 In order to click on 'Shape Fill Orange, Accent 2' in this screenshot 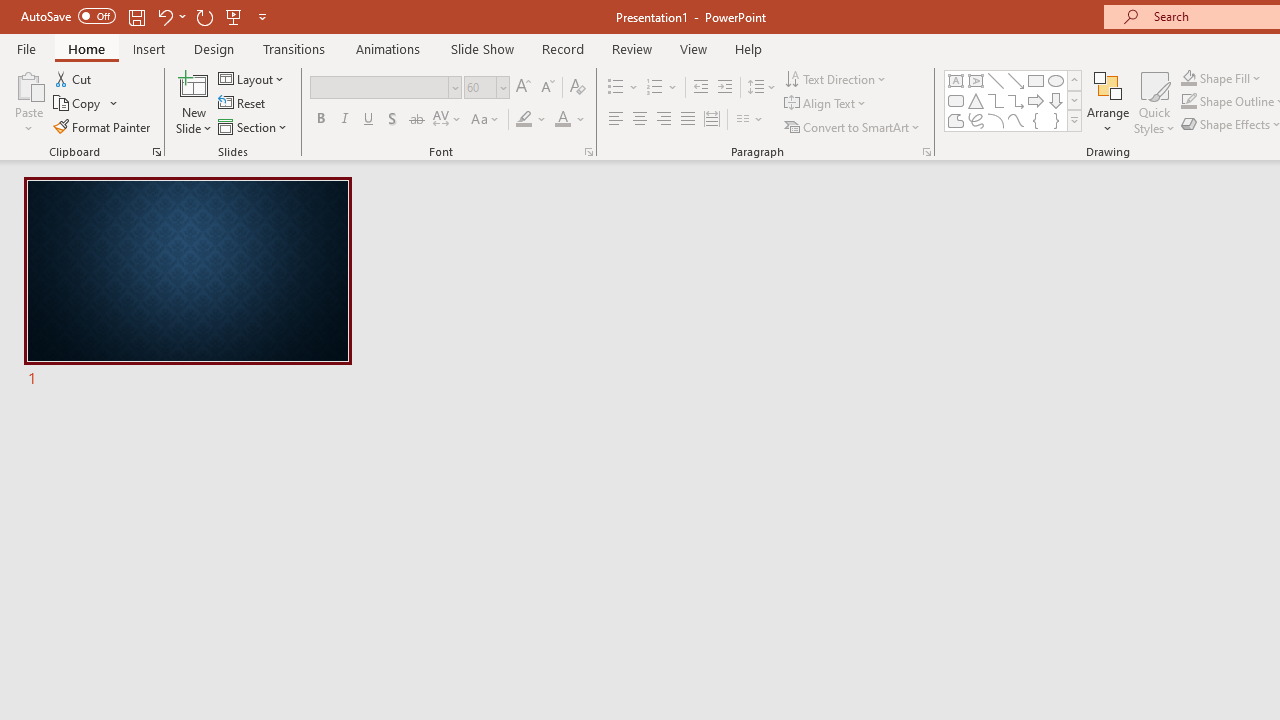, I will do `click(1189, 77)`.